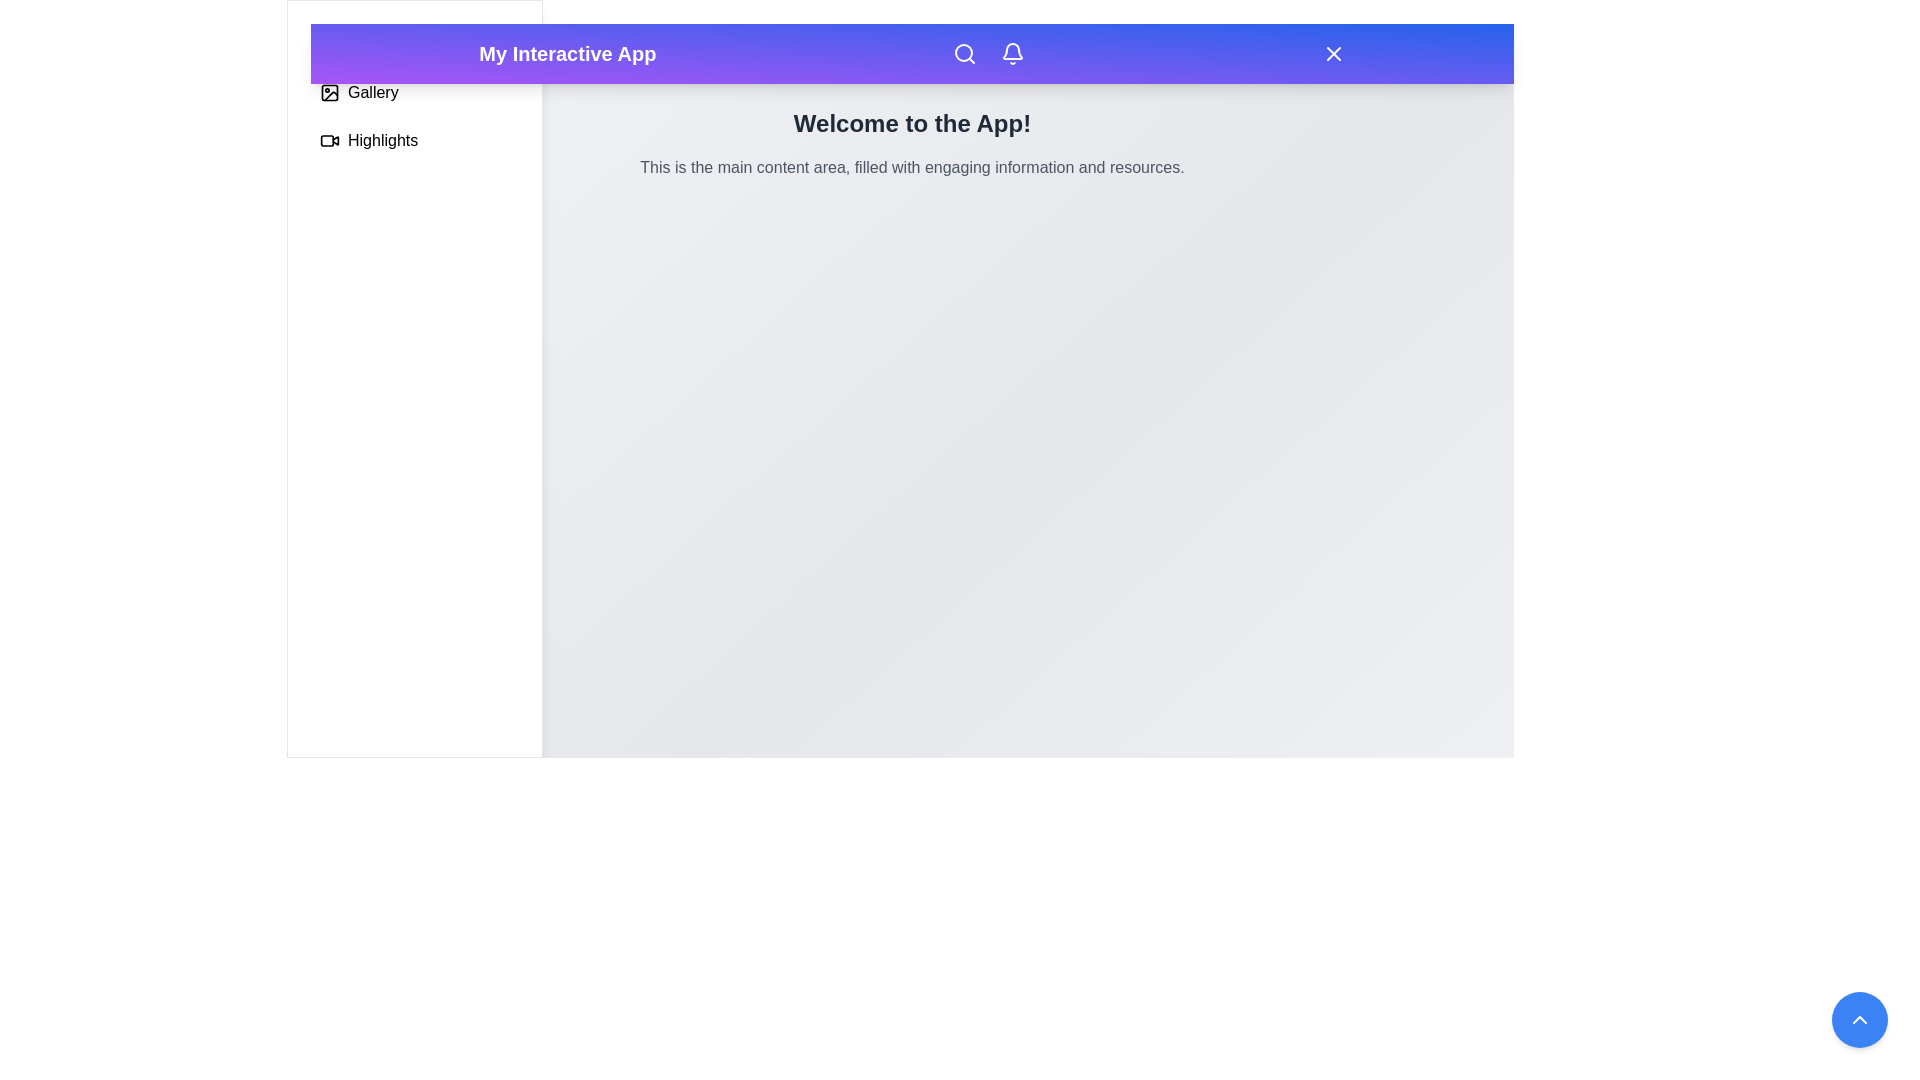  What do you see at coordinates (413, 92) in the screenshot?
I see `the 'Gallery' button located in the middle section of the left sidebar, which is the second item in a vertical list between 'Profile' and 'Highlights'` at bounding box center [413, 92].